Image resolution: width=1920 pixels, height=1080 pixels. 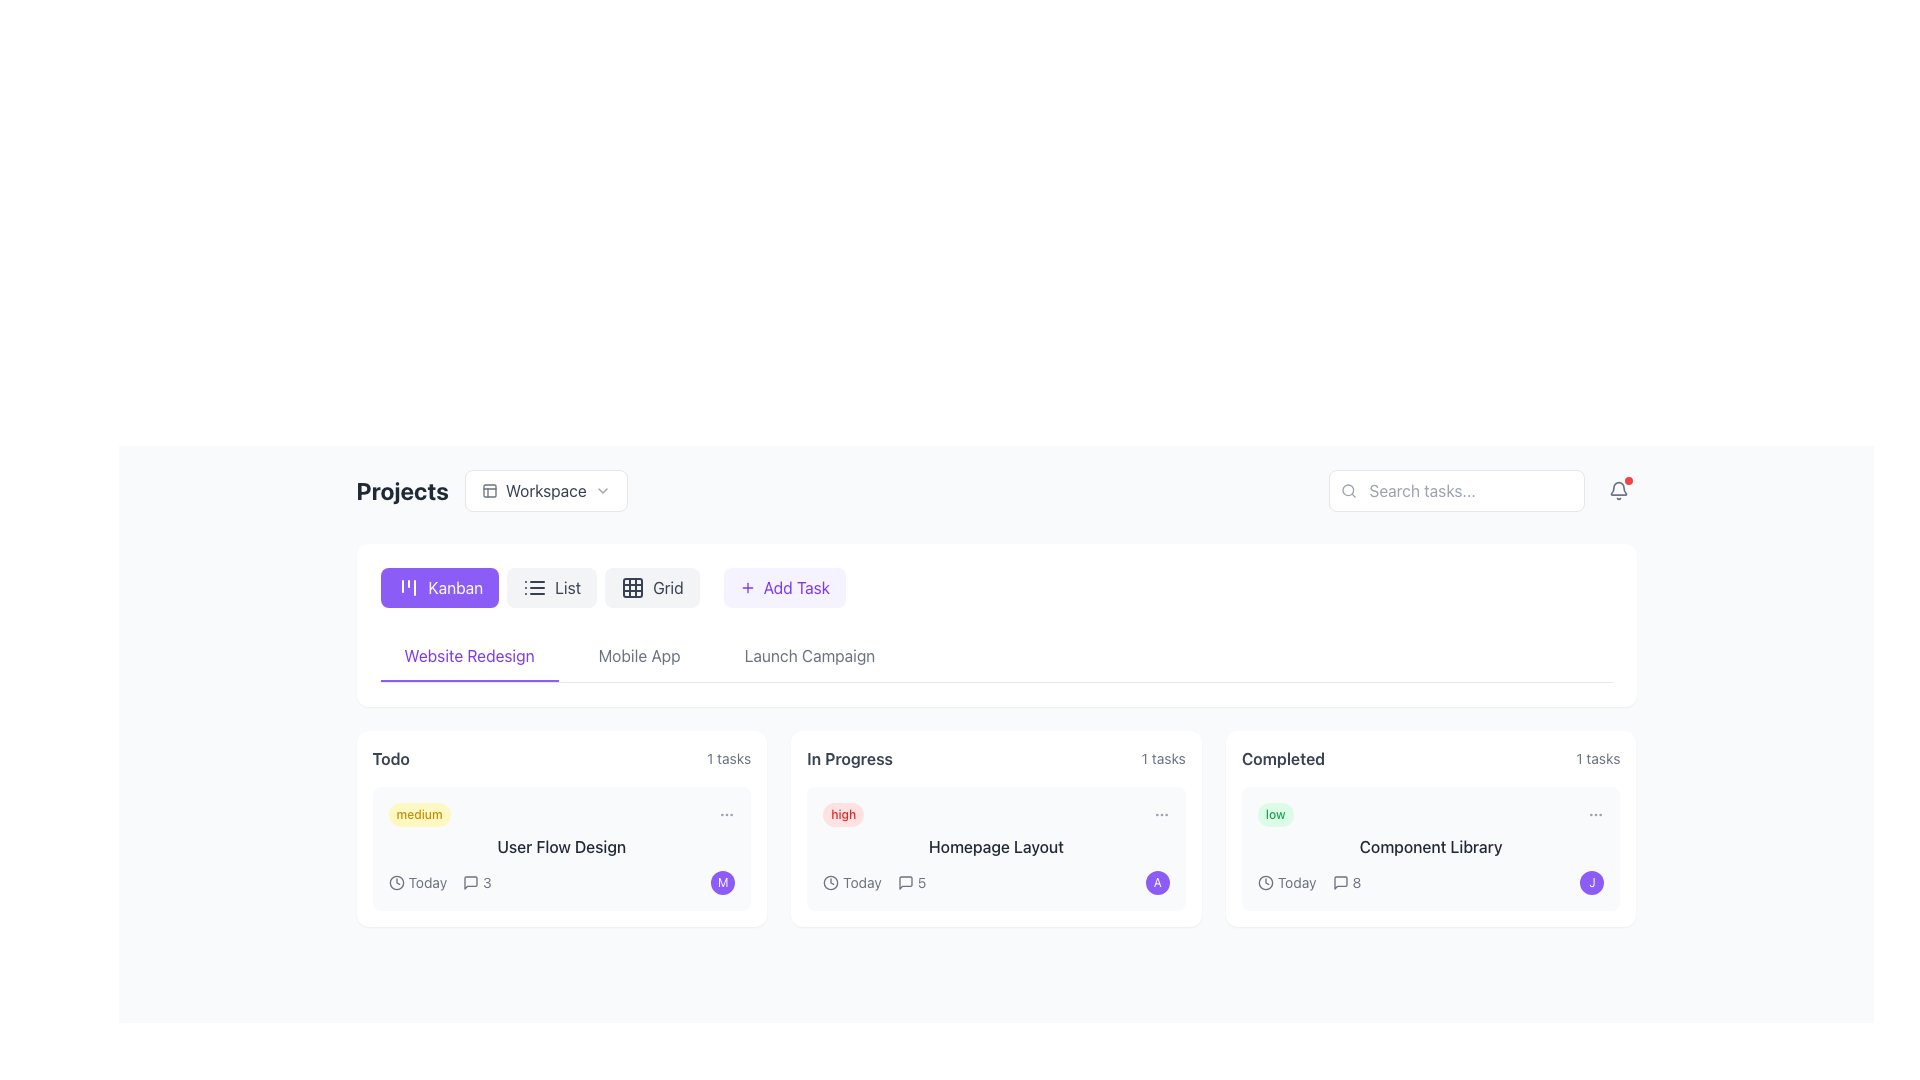 I want to click on the details of the tag or label component located inside the 'Todo' task card, positioned at the top left side, next to the three-dot menu button, so click(x=560, y=814).